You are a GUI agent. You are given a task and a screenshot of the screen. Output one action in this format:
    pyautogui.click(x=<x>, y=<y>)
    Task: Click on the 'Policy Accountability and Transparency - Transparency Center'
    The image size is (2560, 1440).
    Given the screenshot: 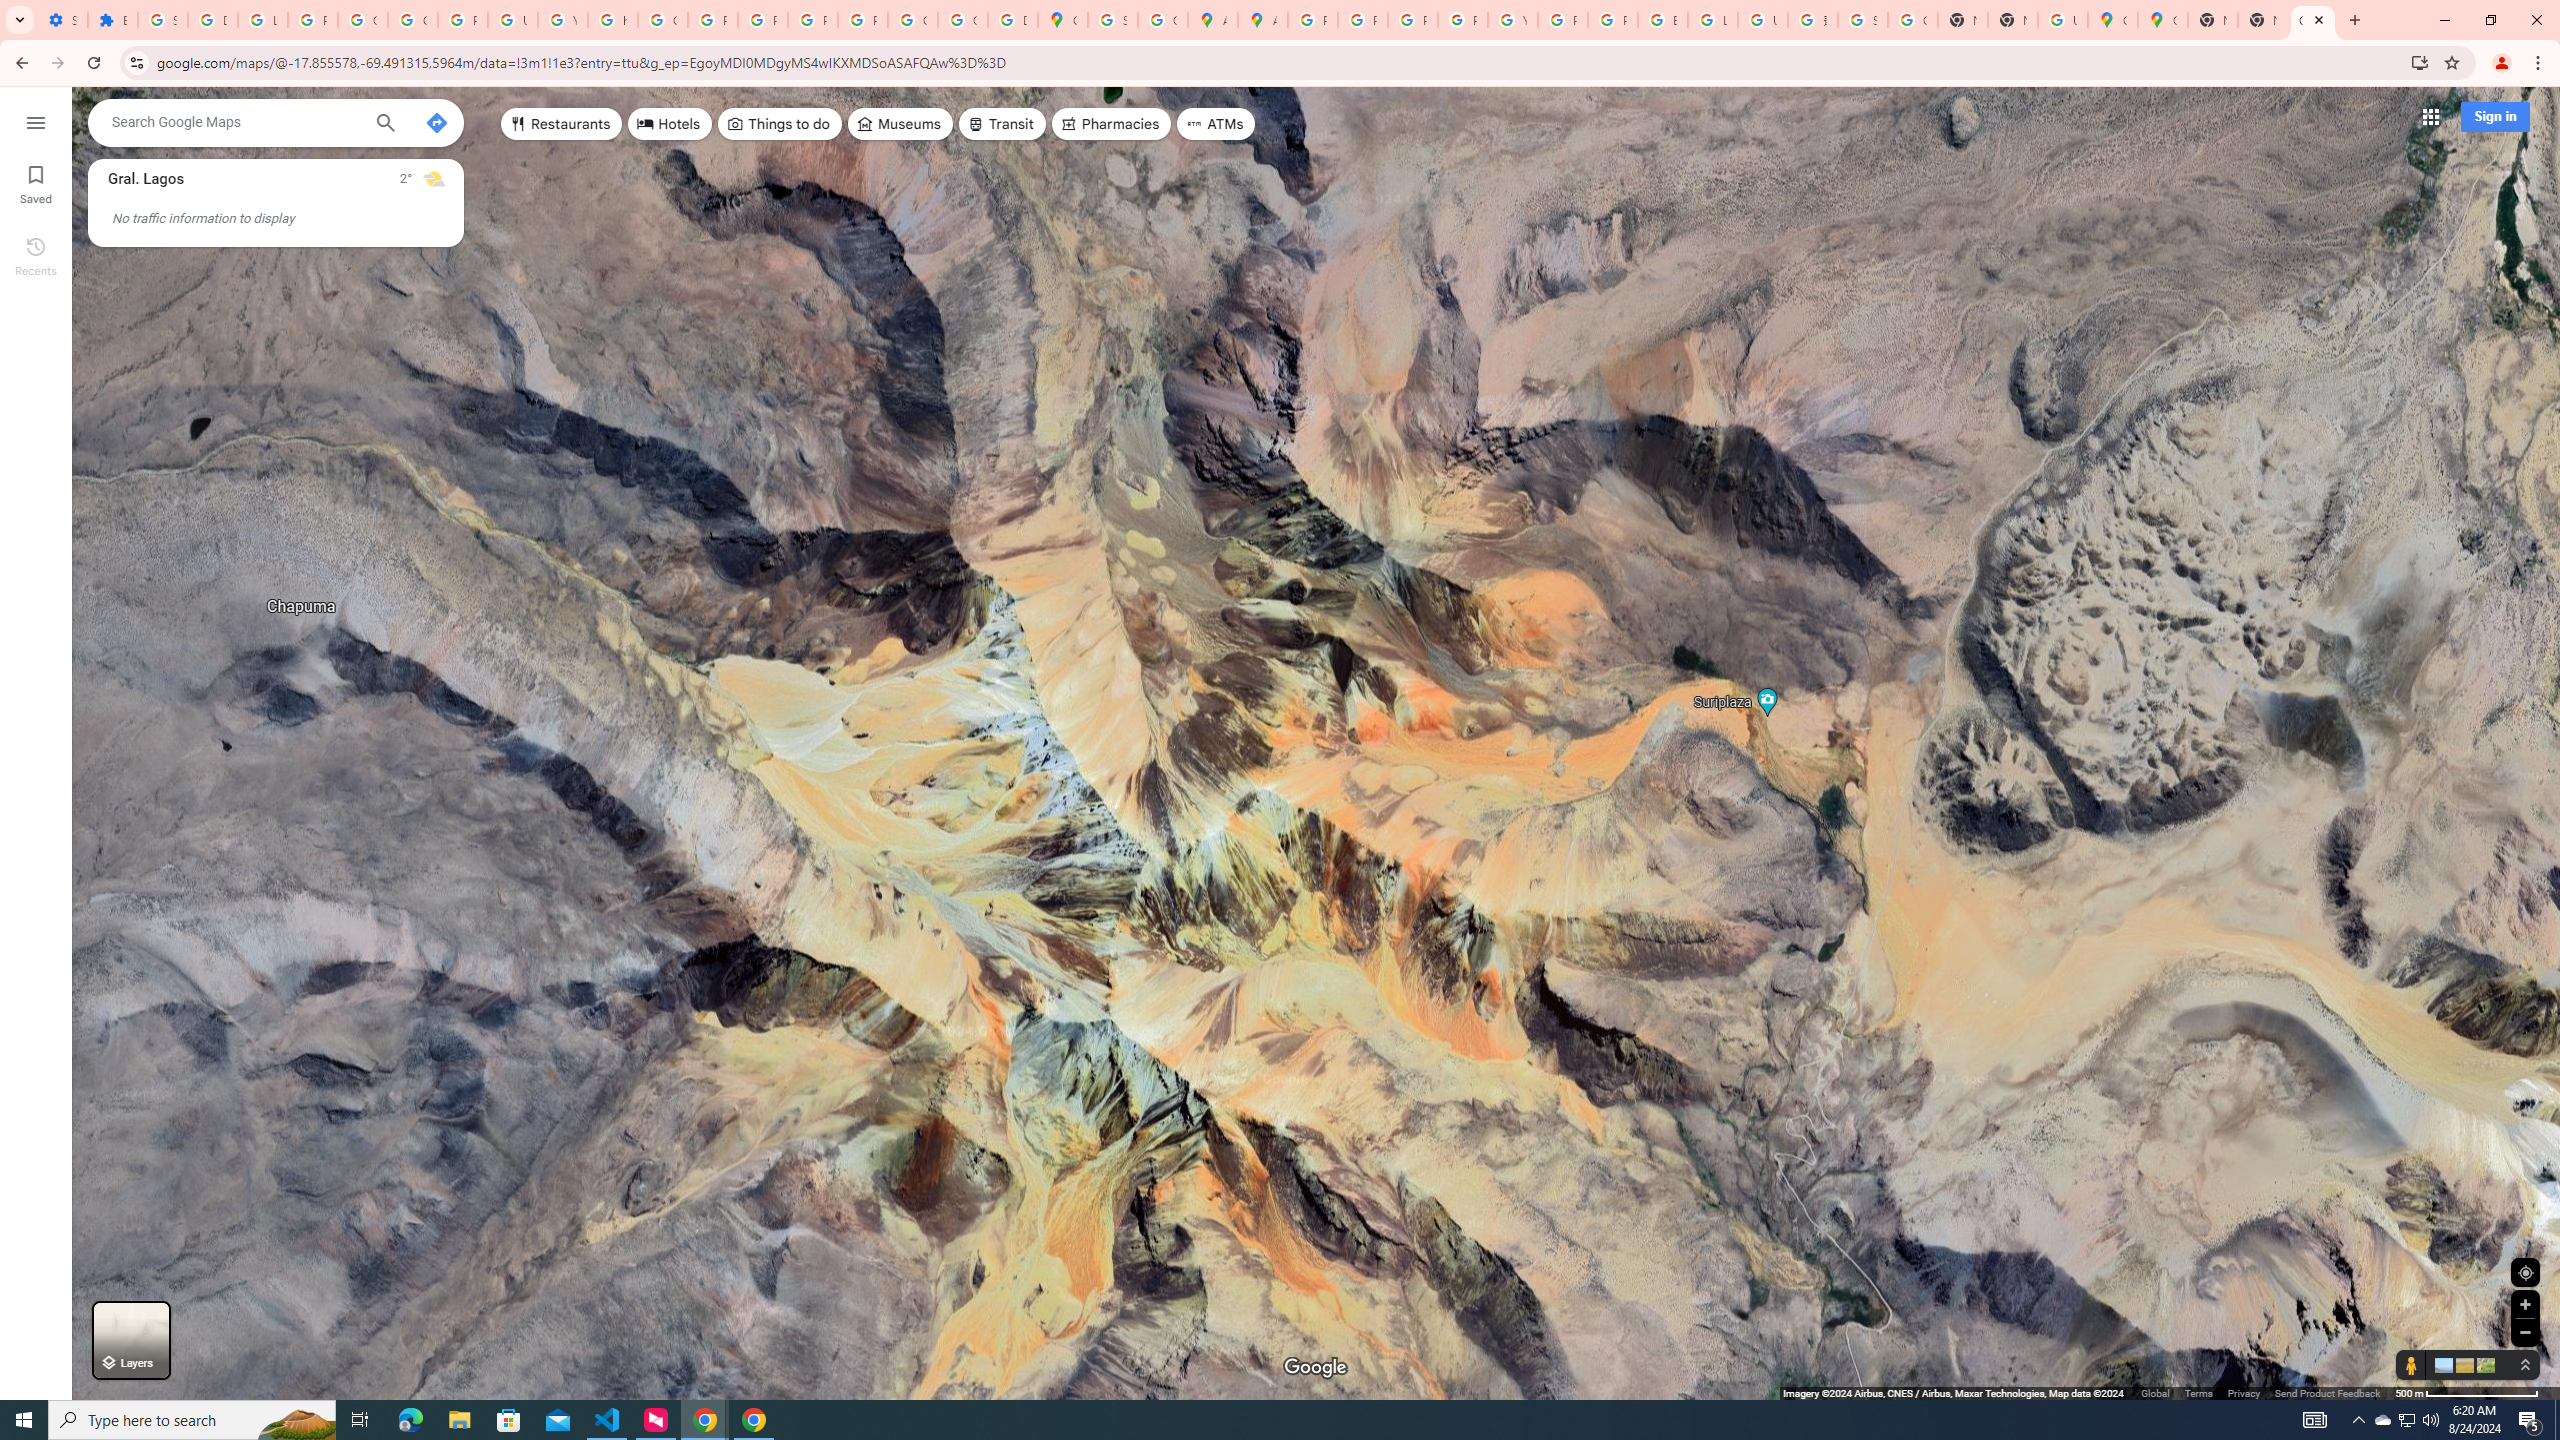 What is the action you would take?
    pyautogui.click(x=1312, y=19)
    